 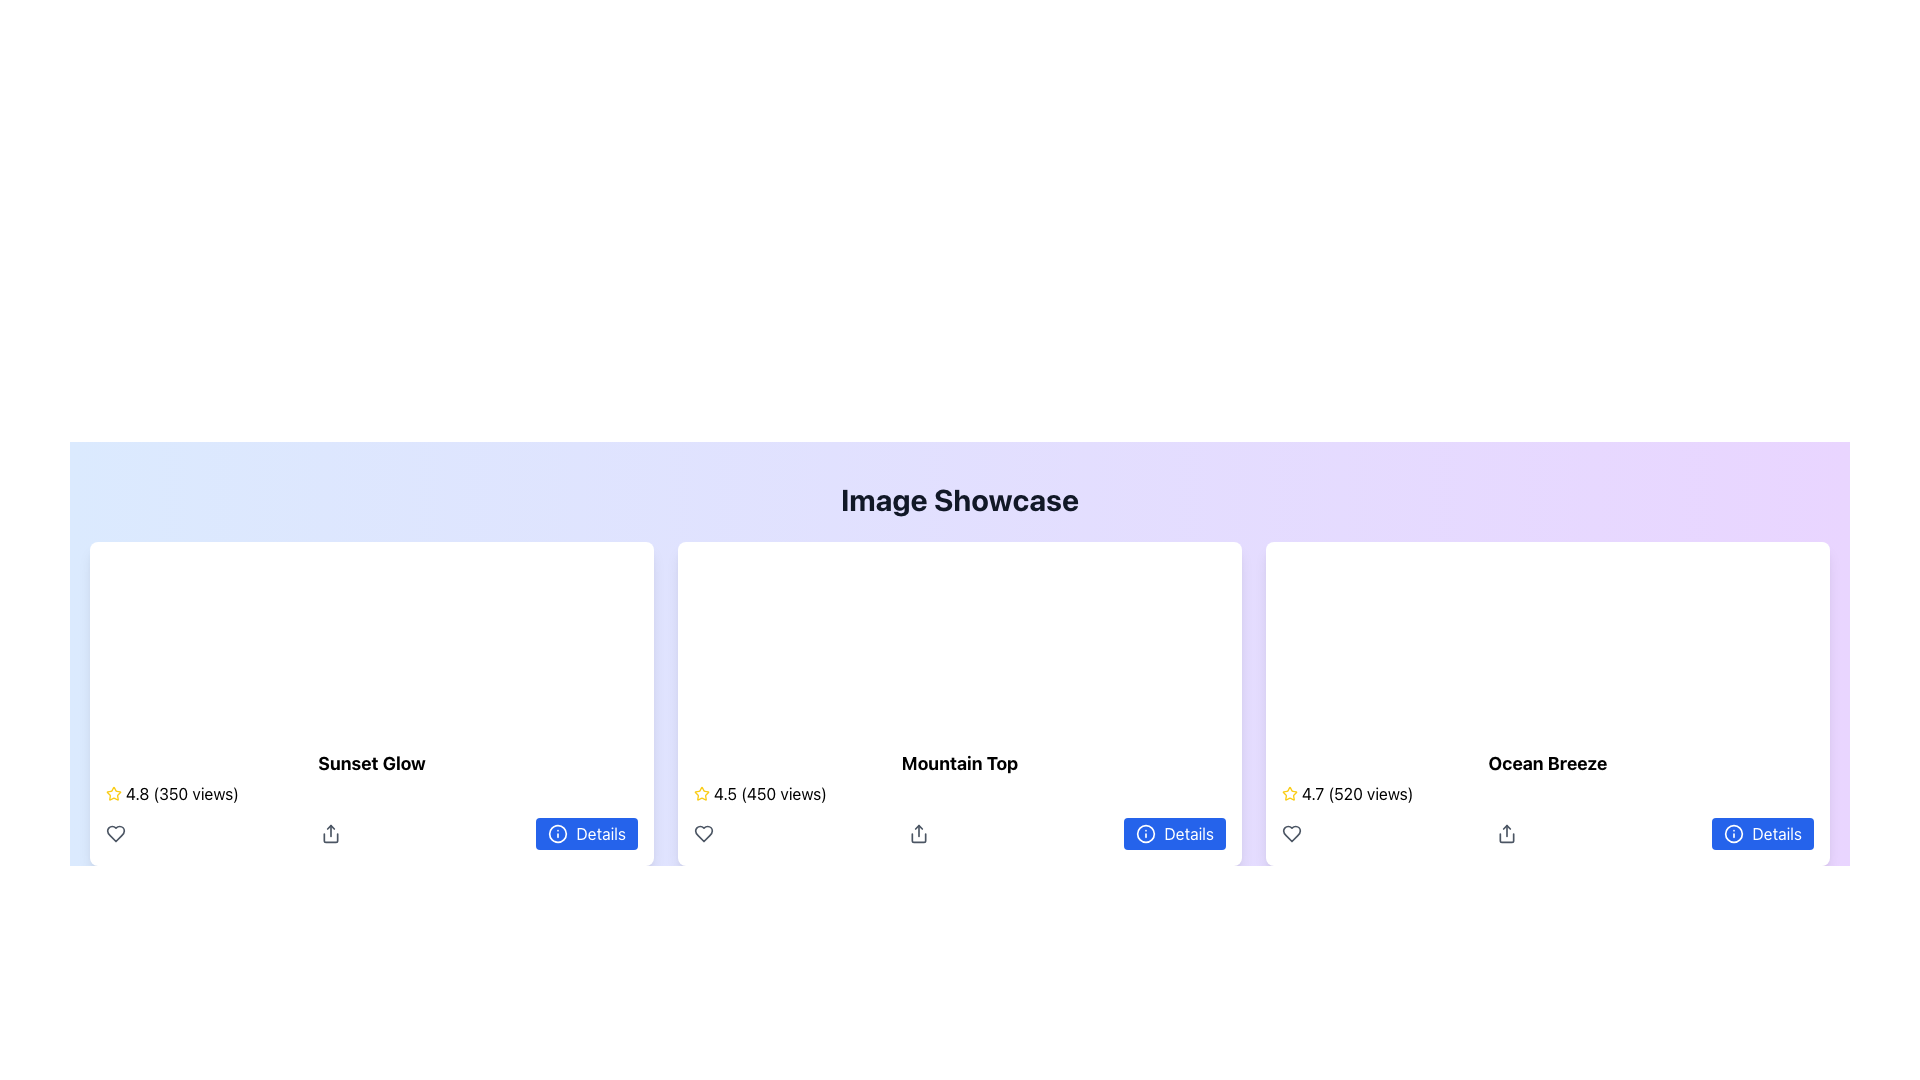 I want to click on the rectangular button with a blue background and white text saying 'Details', located at the bottom right of the middle card, so click(x=1175, y=833).